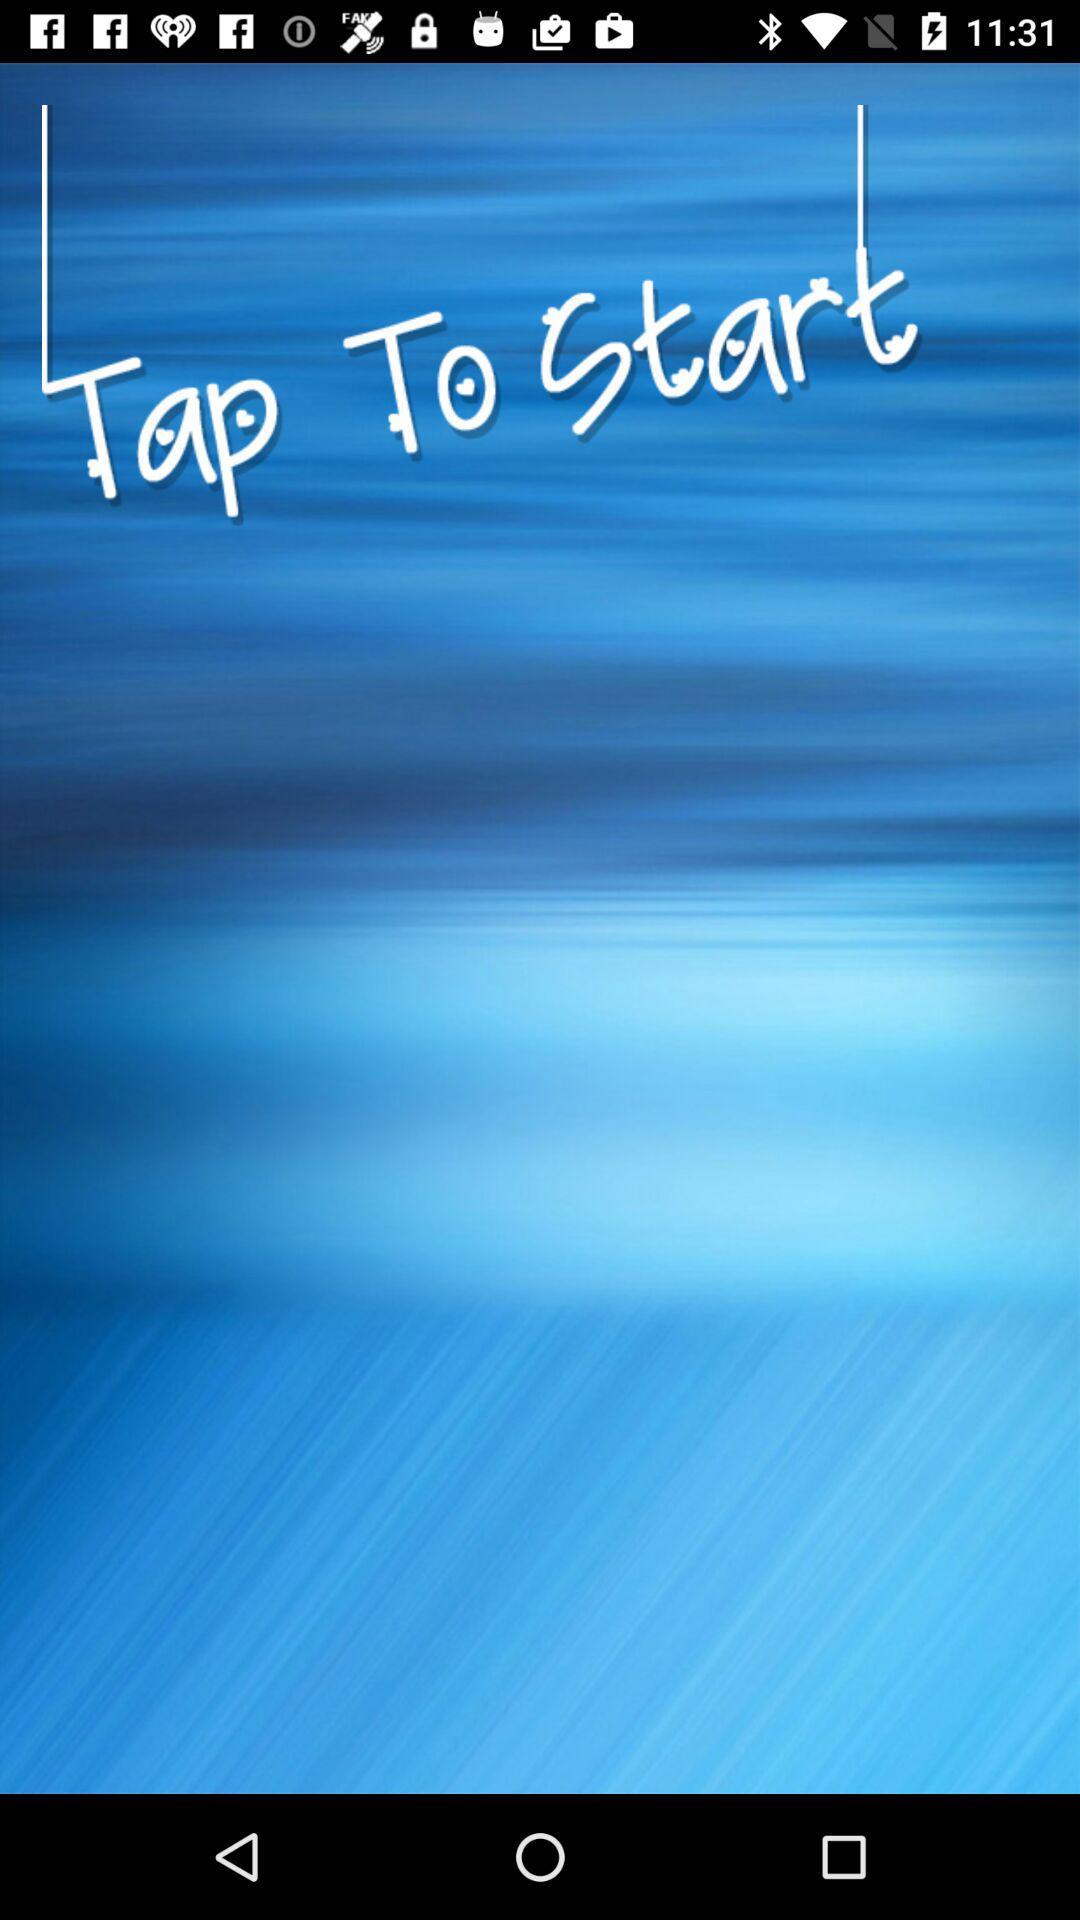 This screenshot has height=1920, width=1080. What do you see at coordinates (482, 613) in the screenshot?
I see `start the app button` at bounding box center [482, 613].